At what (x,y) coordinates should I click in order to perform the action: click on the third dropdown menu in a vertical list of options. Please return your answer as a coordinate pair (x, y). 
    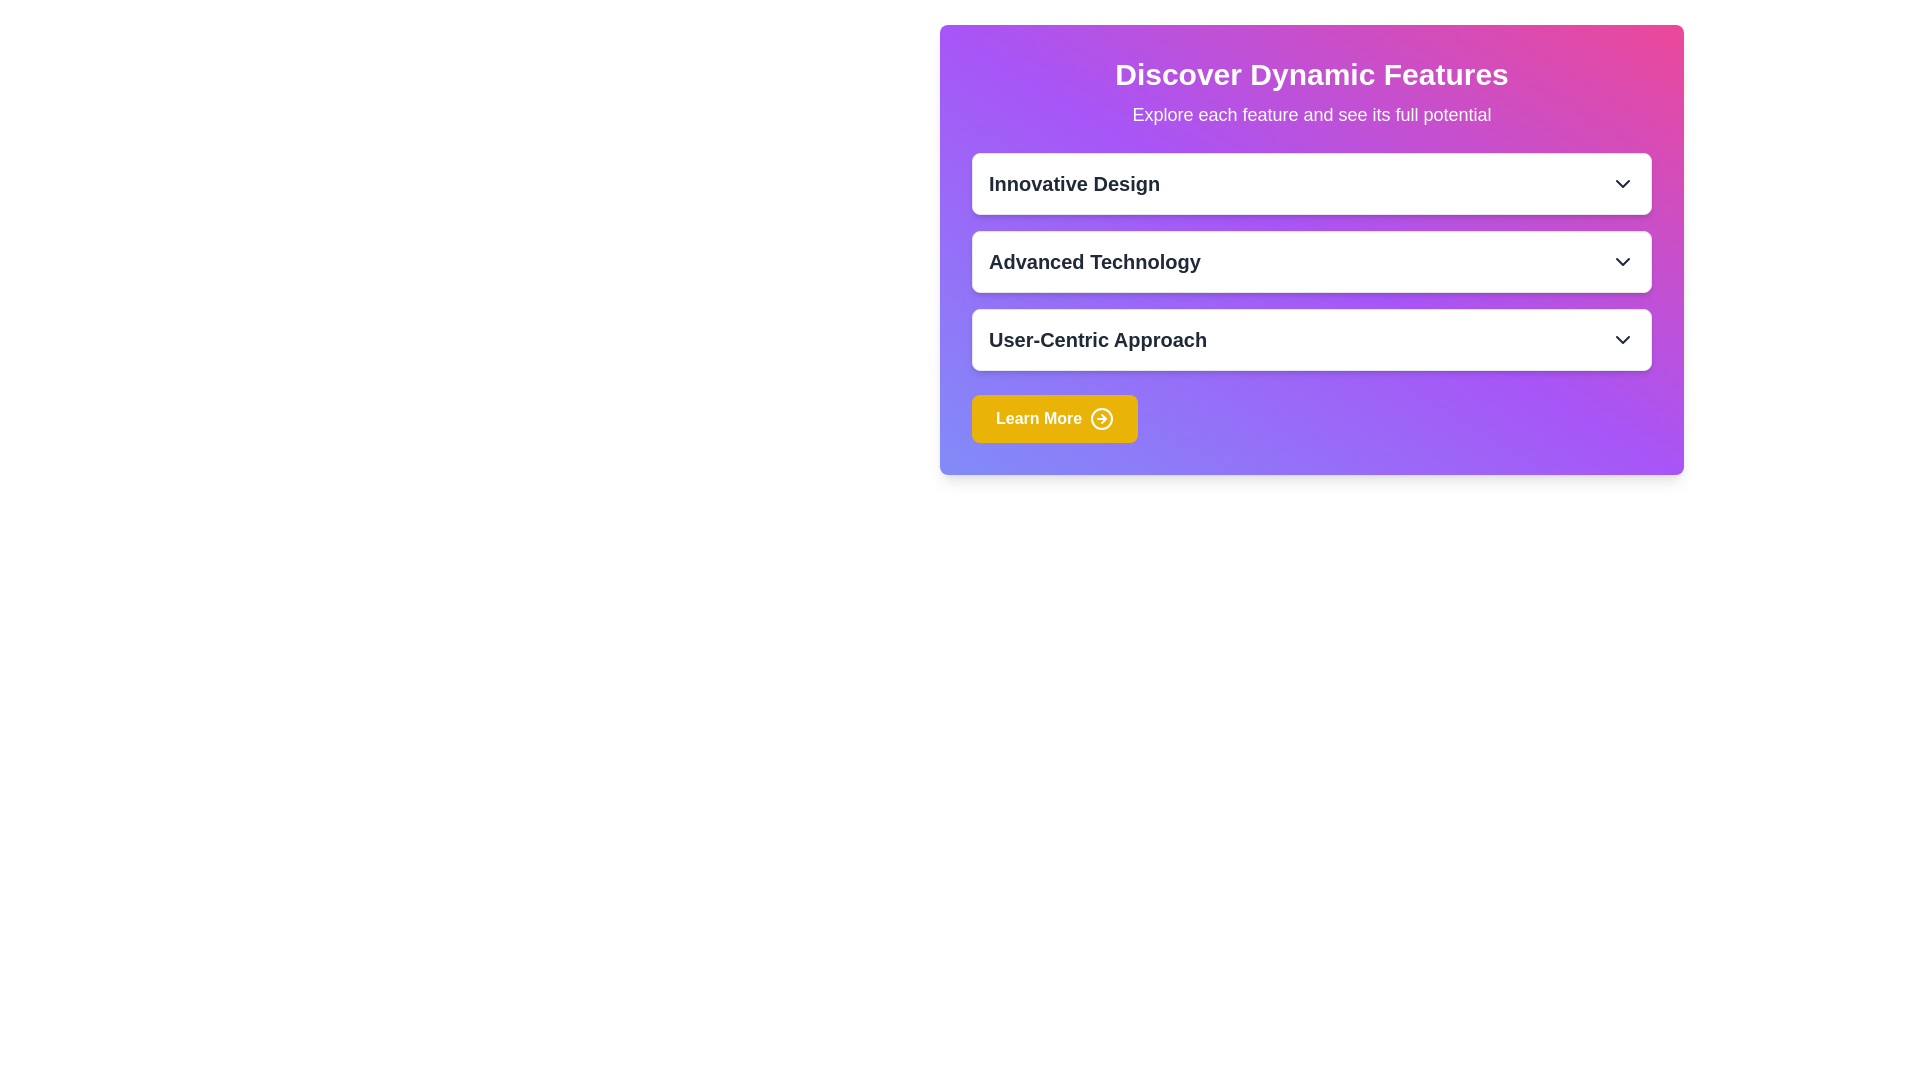
    Looking at the image, I should click on (1311, 338).